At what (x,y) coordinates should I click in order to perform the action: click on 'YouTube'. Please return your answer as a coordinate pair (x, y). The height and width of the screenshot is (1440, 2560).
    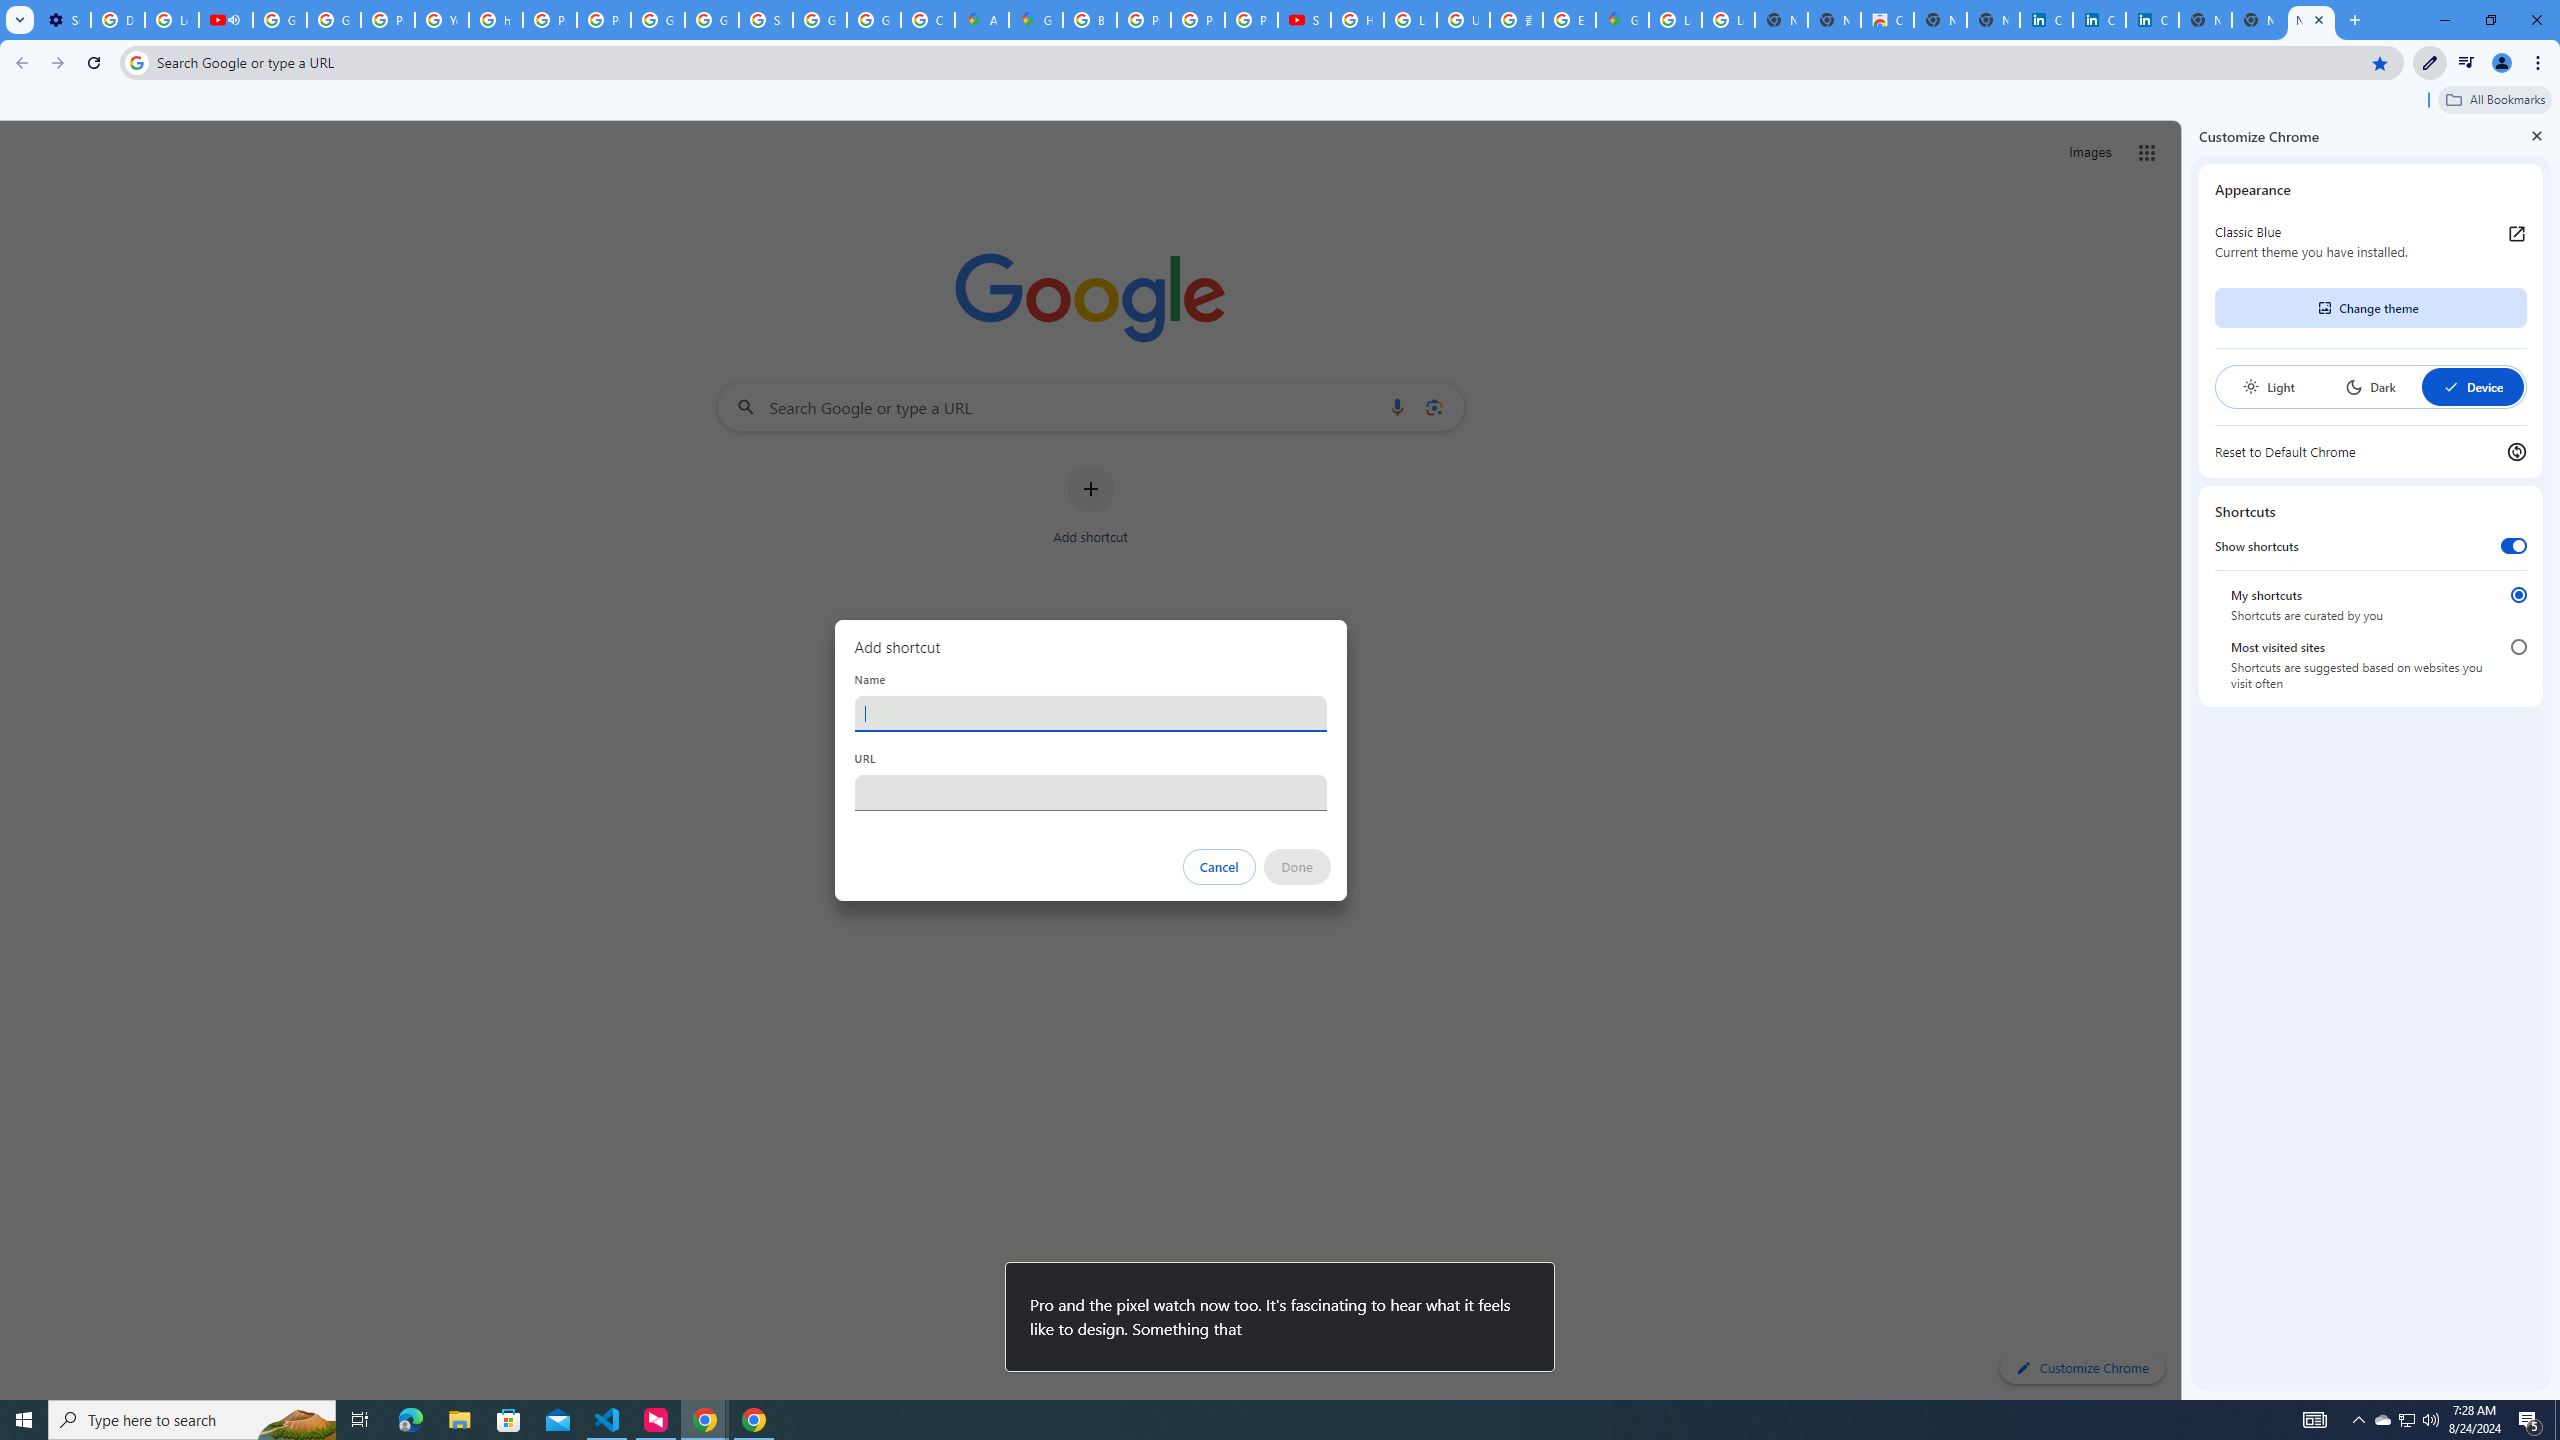
    Looking at the image, I should click on (441, 19).